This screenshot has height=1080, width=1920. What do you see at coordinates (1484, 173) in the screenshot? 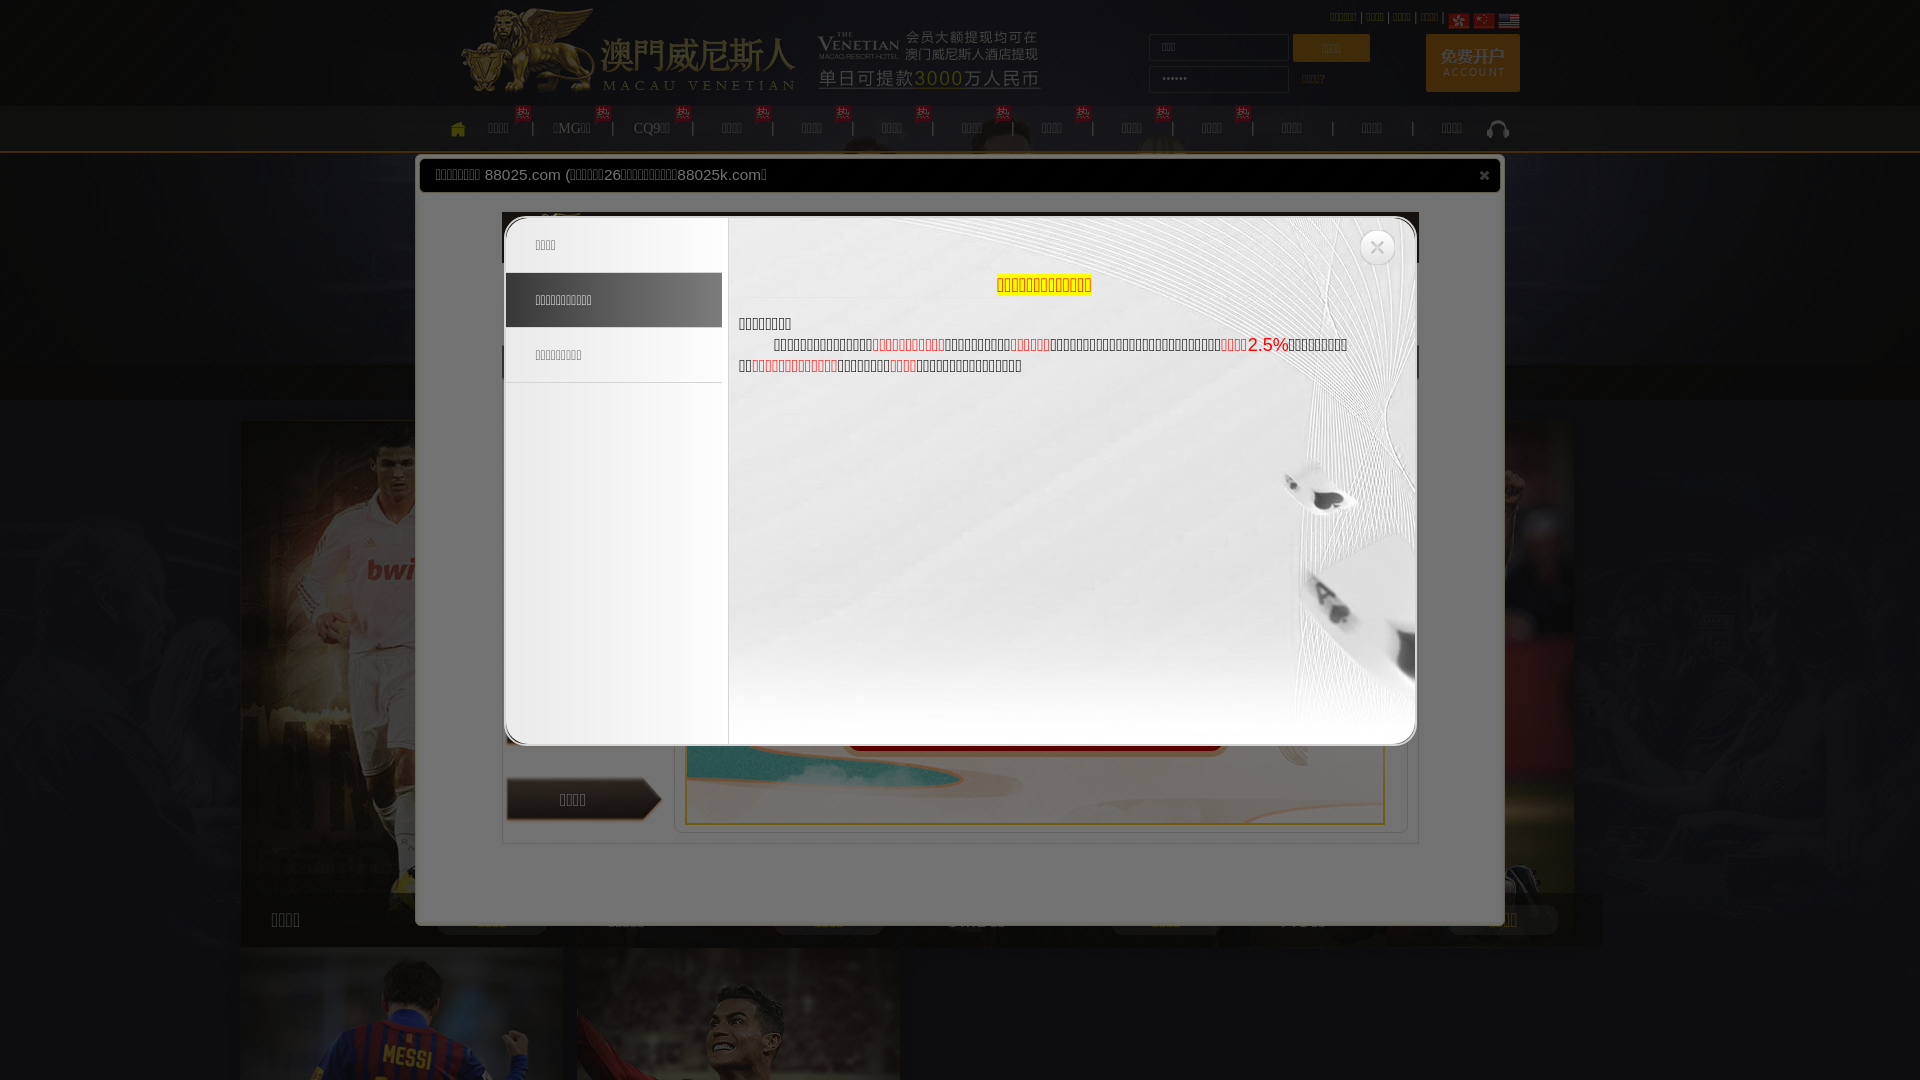
I see `'close'` at bounding box center [1484, 173].